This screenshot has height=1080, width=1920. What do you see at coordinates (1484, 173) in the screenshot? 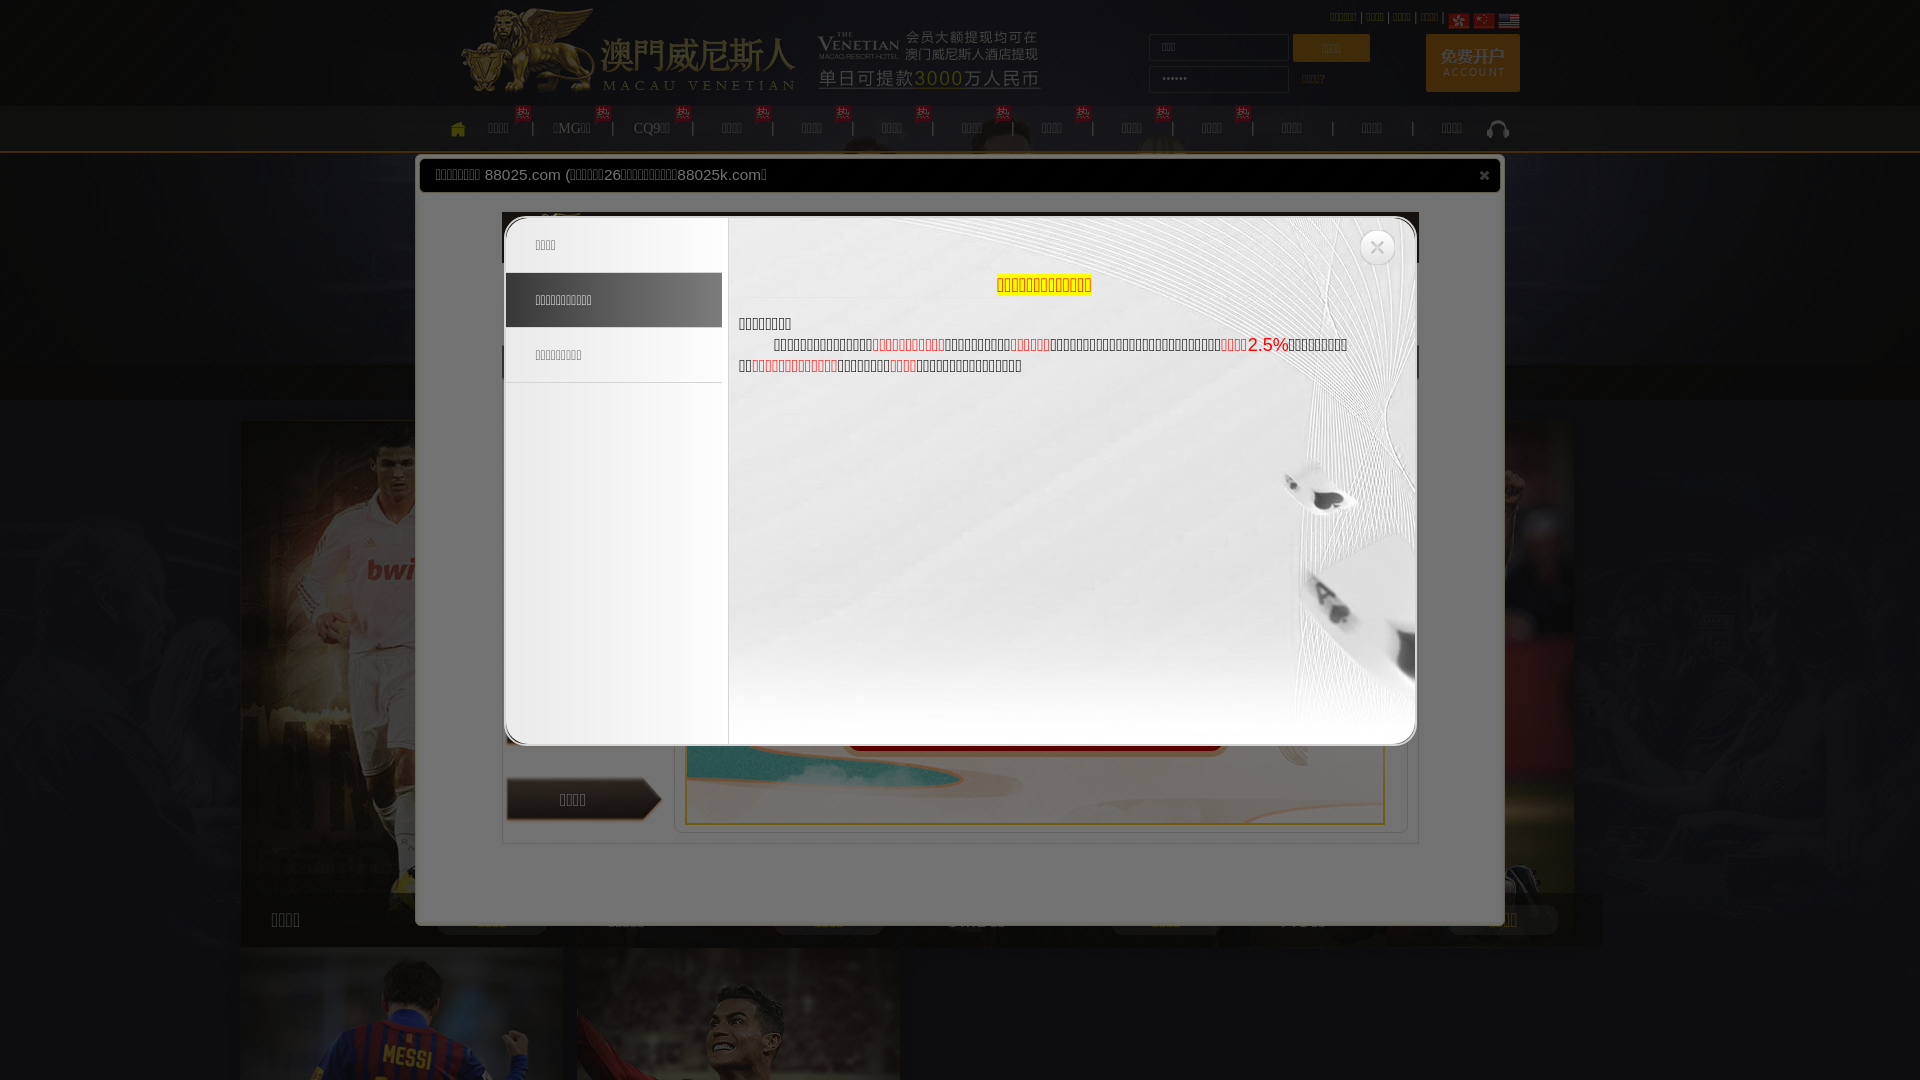
I see `'close'` at bounding box center [1484, 173].